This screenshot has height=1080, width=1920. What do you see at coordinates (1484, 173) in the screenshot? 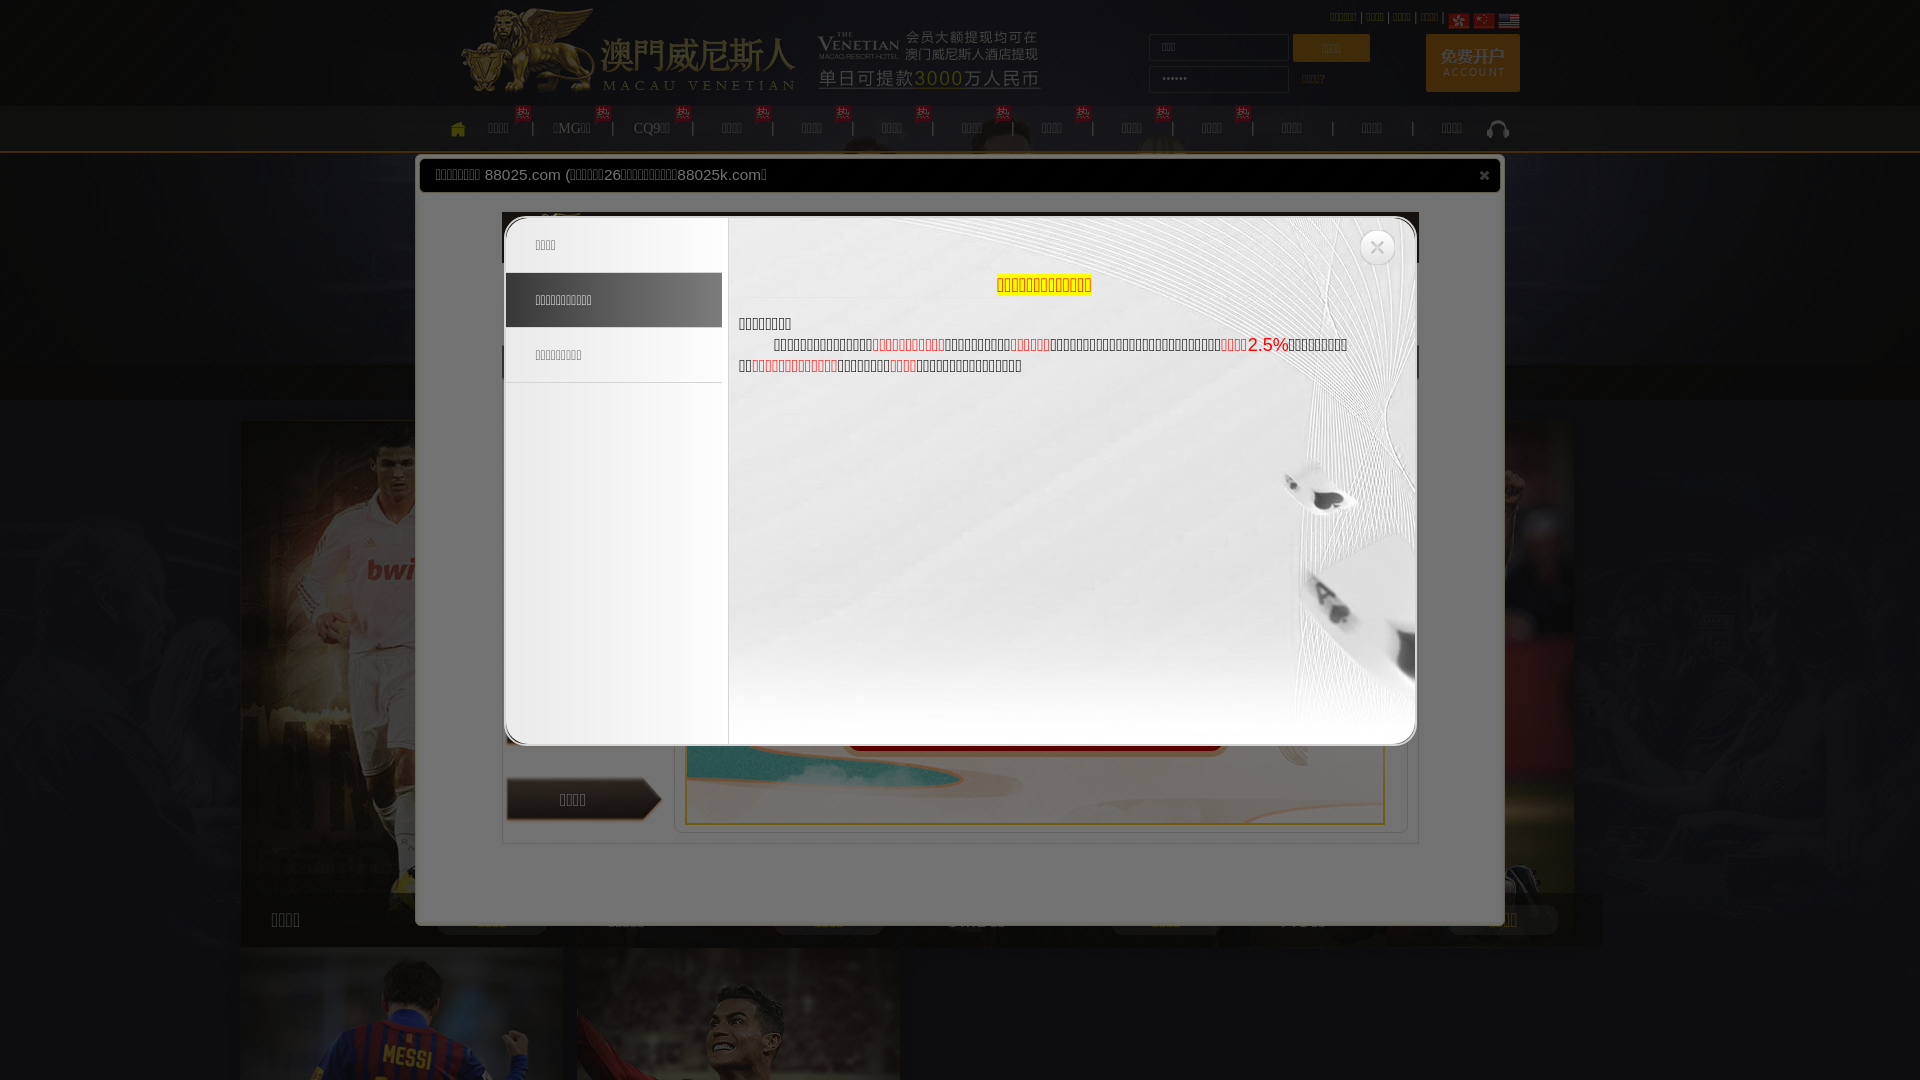
I see `'close'` at bounding box center [1484, 173].